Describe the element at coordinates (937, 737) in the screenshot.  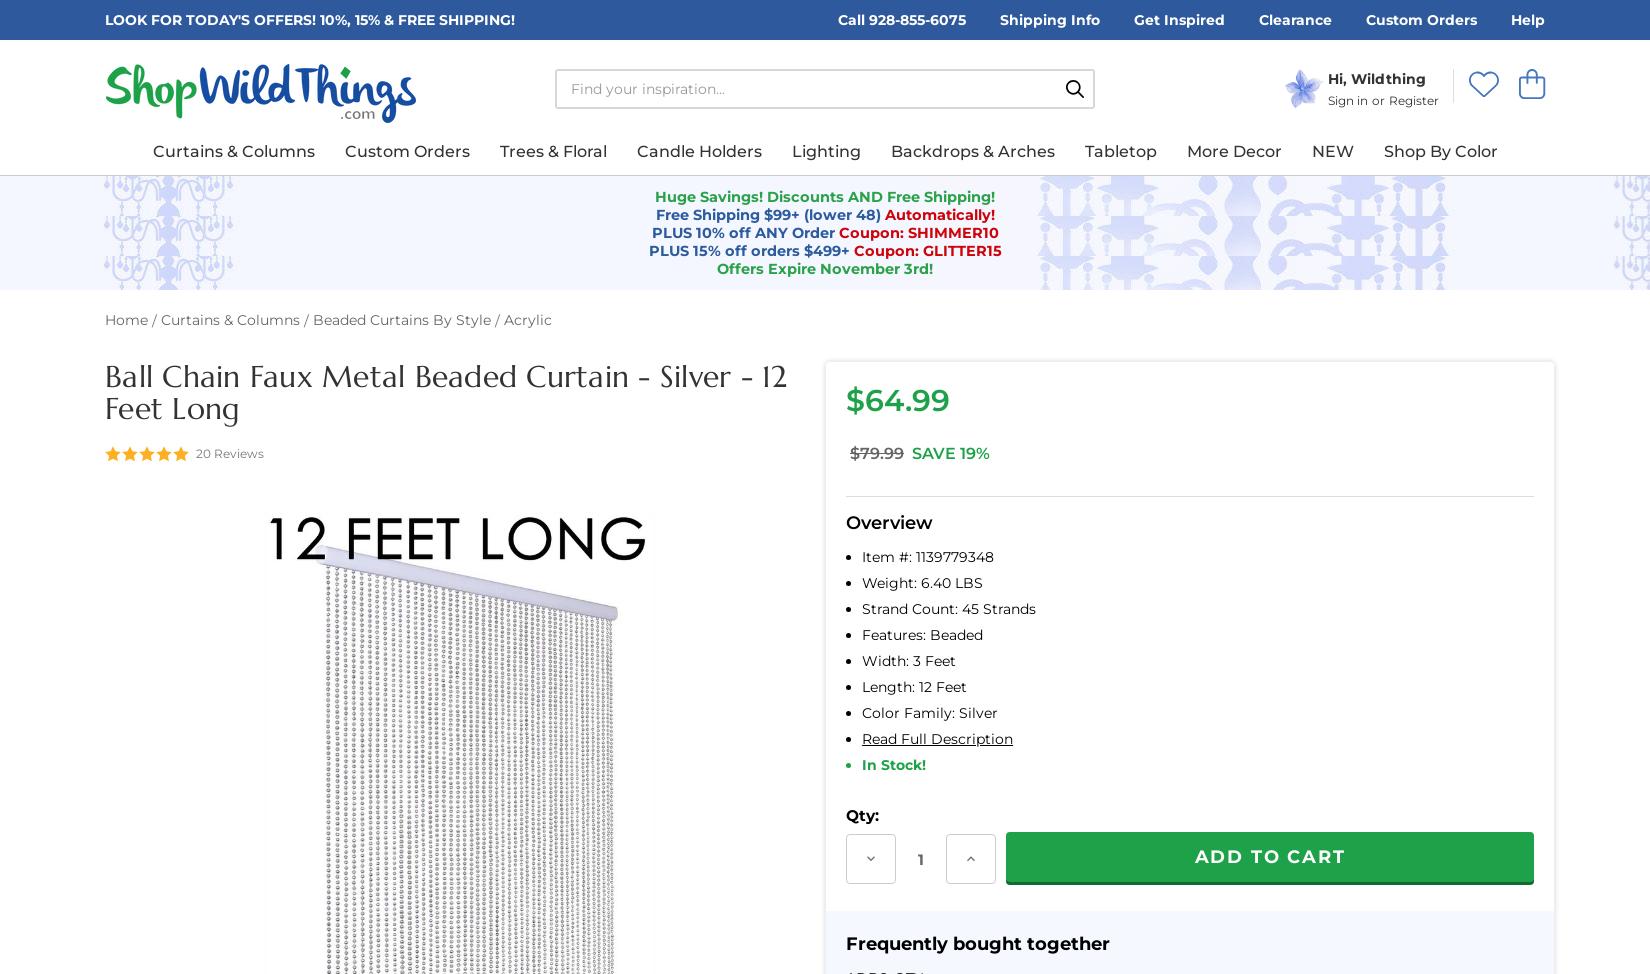
I see `'Read Full Description'` at that location.